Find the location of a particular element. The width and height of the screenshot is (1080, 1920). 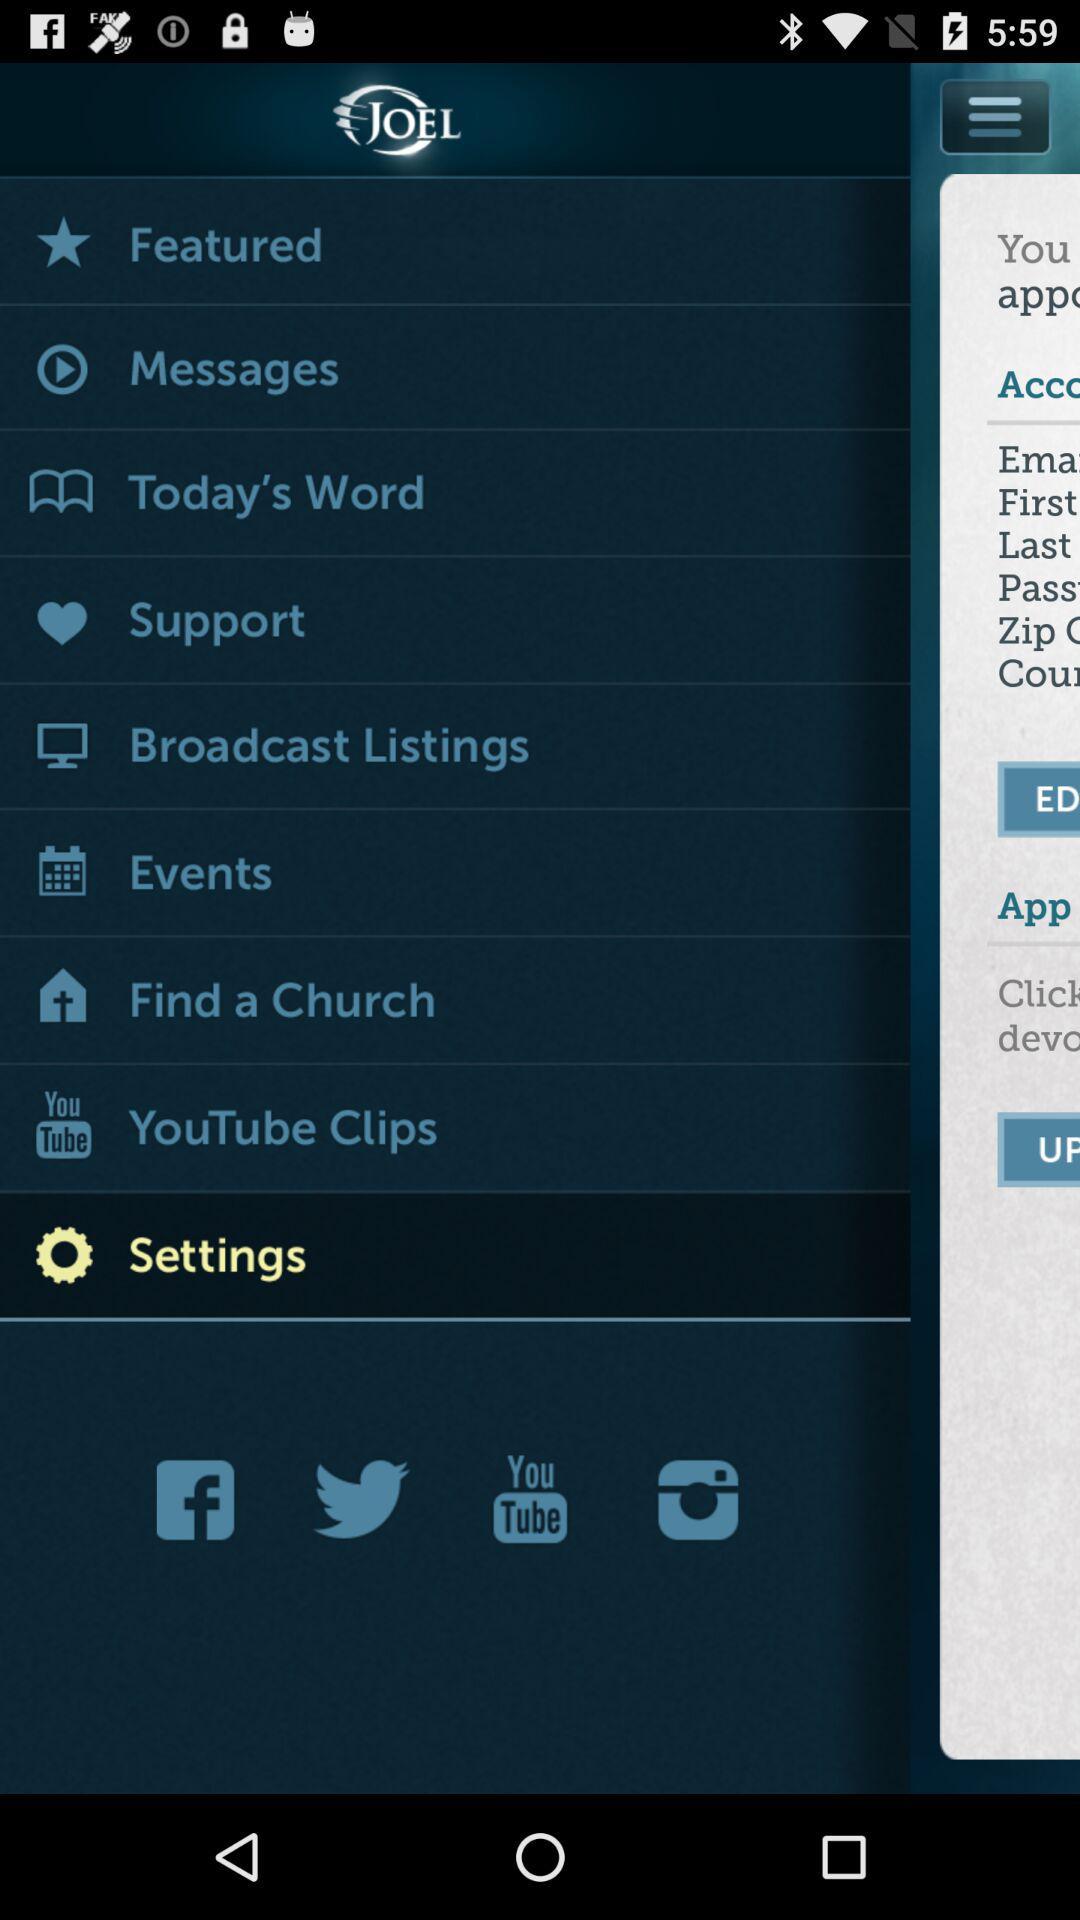

edit your settings is located at coordinates (1038, 798).